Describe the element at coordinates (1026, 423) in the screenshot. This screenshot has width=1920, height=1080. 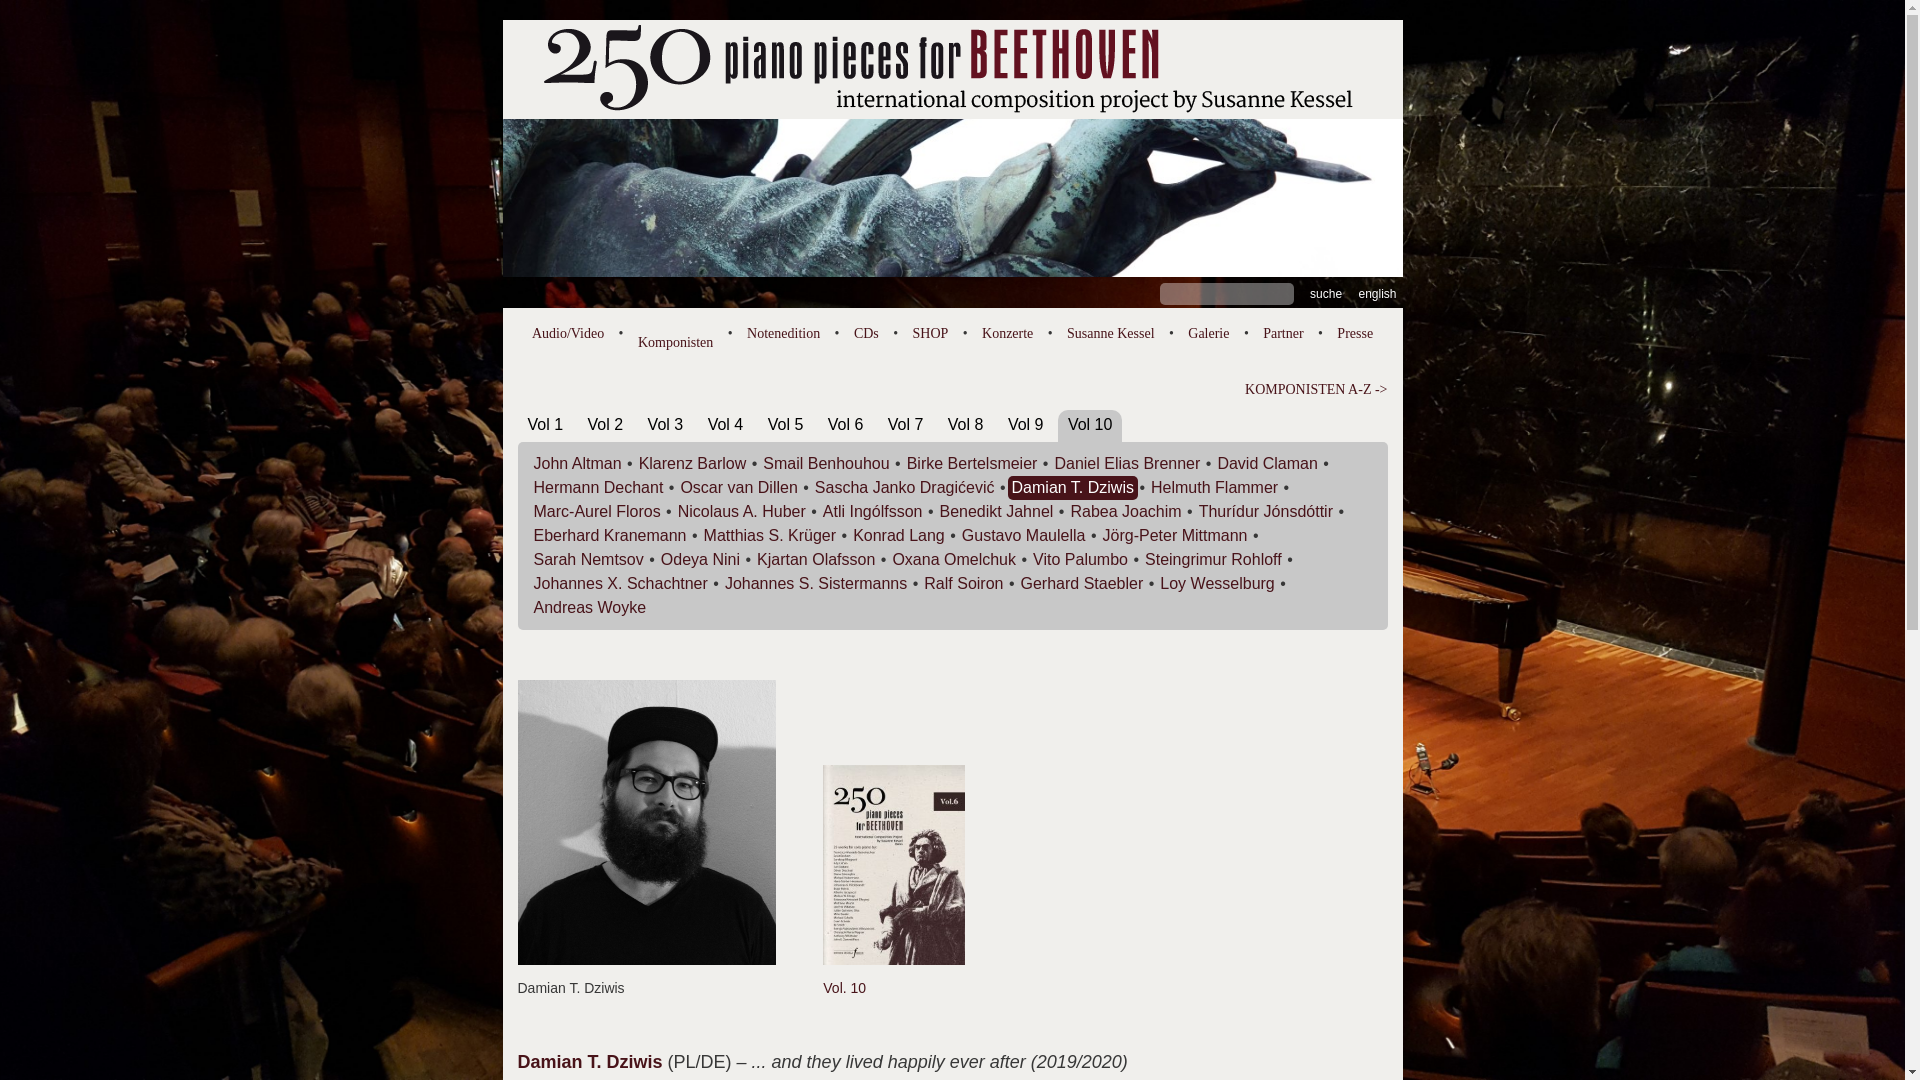
I see `'Vol 9'` at that location.